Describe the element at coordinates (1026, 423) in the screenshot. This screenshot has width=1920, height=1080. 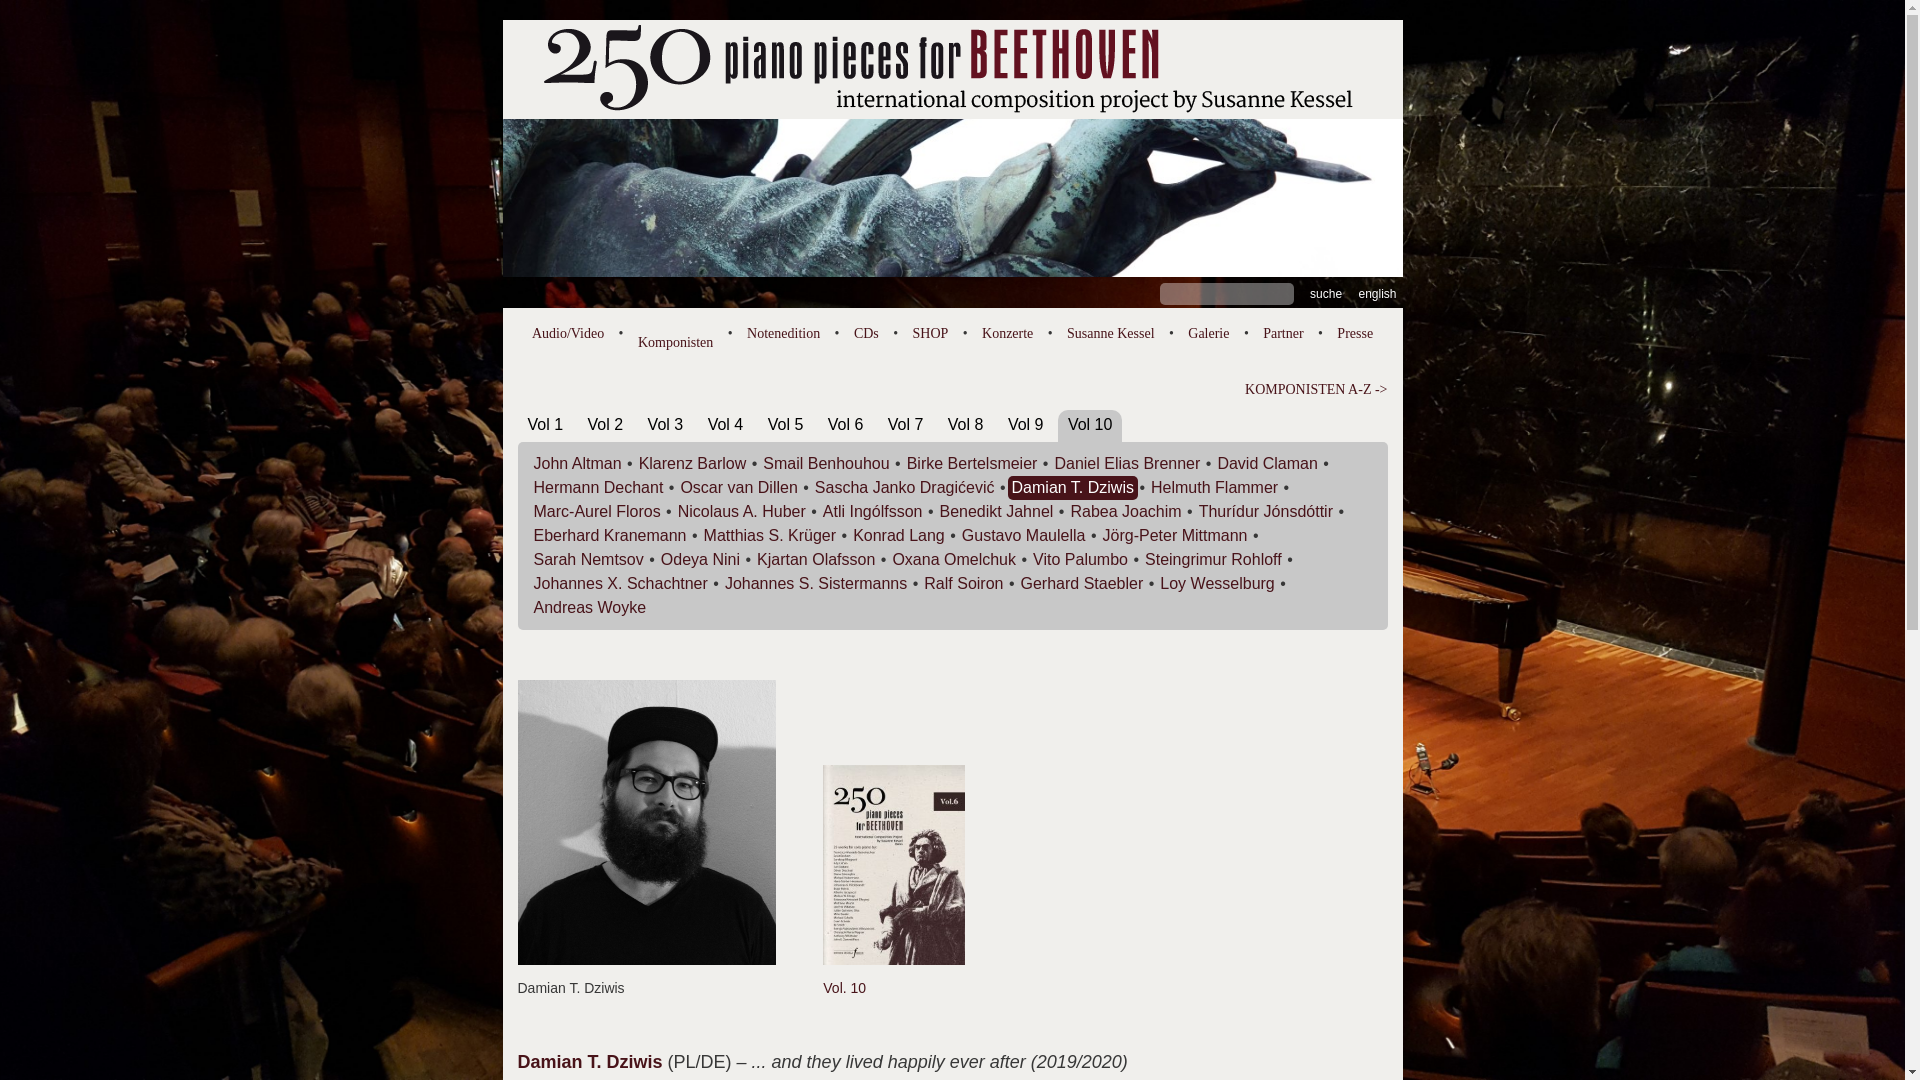
I see `'Vol 9'` at that location.